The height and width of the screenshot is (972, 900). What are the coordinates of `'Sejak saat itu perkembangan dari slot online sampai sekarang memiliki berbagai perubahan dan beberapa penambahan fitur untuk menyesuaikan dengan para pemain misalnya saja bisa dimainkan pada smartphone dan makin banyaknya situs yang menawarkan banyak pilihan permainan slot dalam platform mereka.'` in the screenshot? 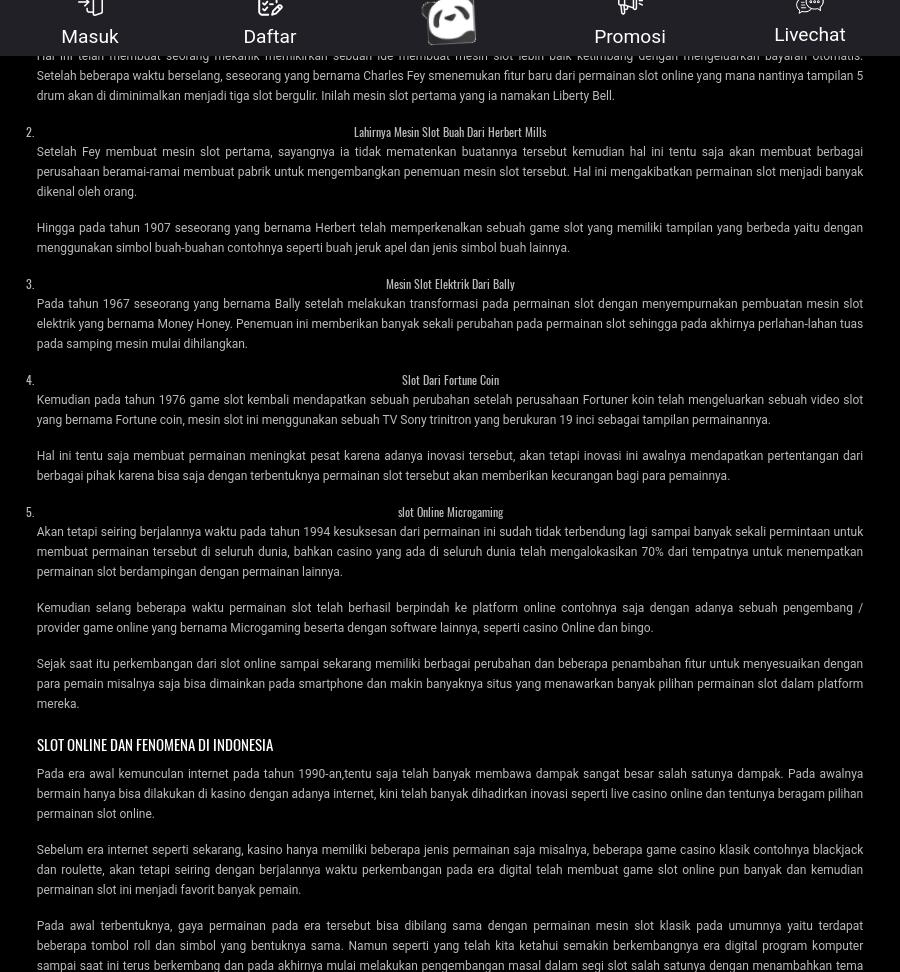 It's located at (449, 682).